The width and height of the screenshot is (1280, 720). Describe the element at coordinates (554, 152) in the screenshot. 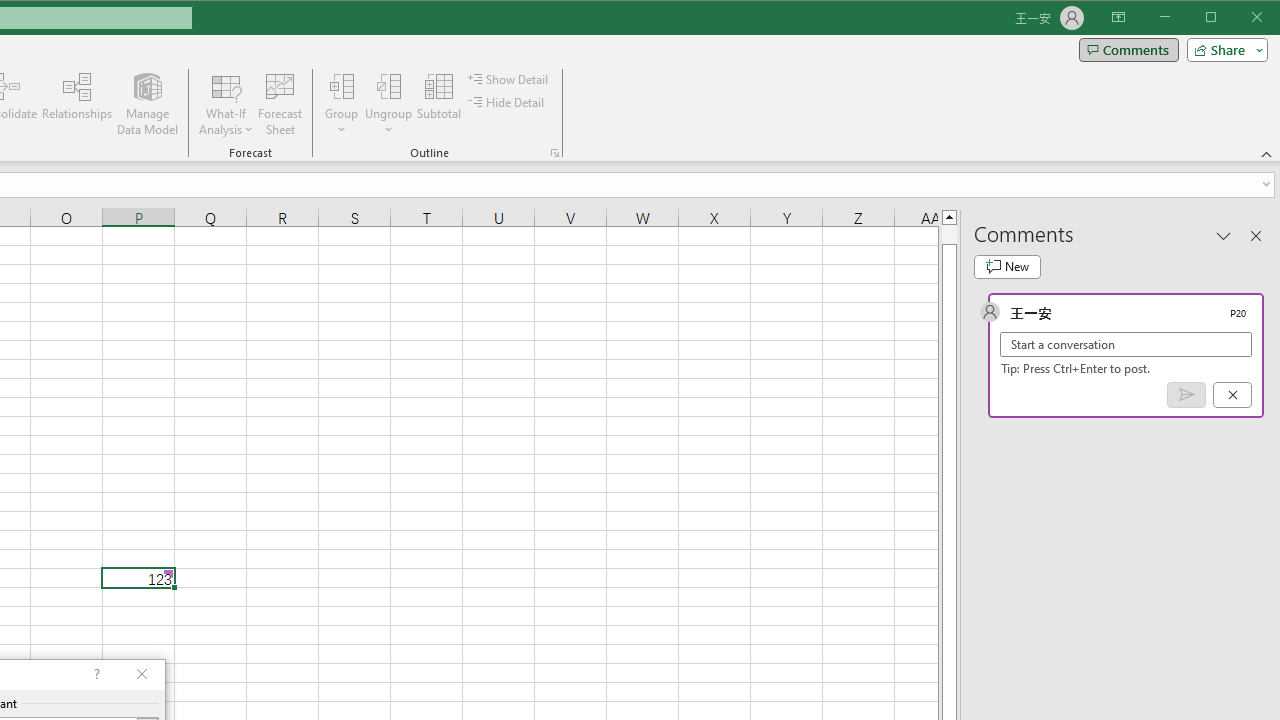

I see `'Group and Outline Settings'` at that location.